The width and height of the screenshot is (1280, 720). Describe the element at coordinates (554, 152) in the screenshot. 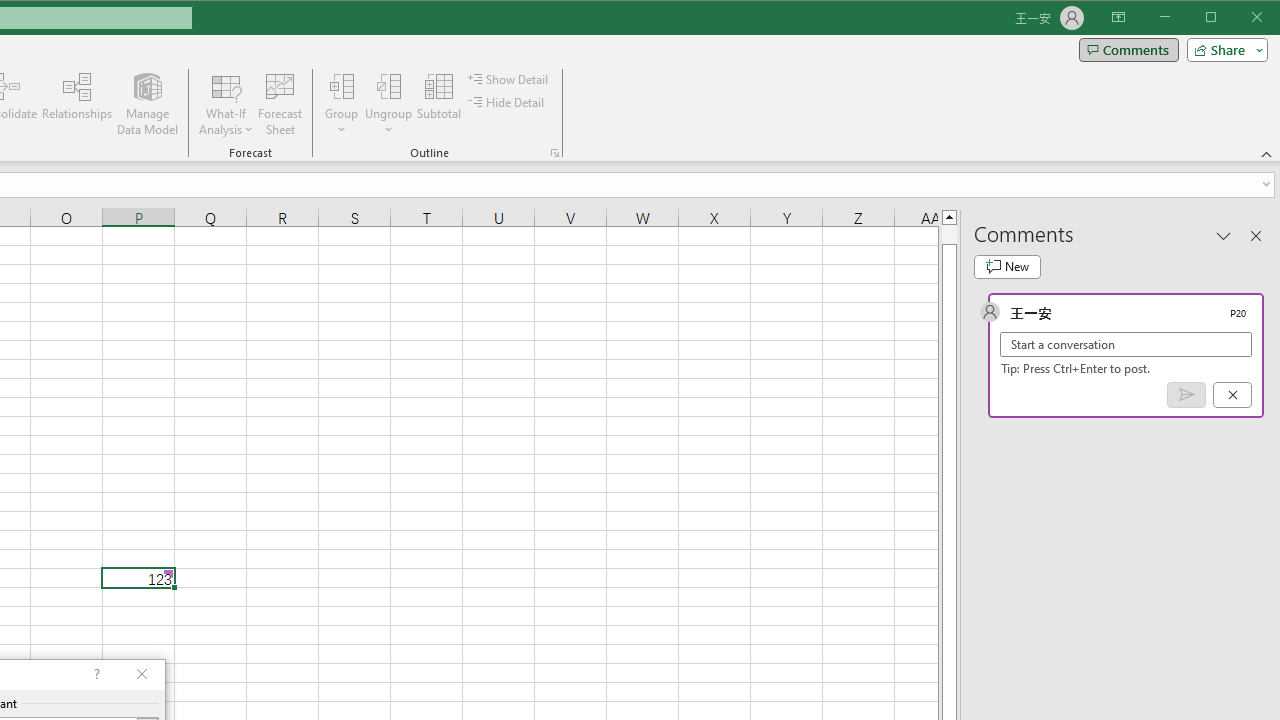

I see `'Group and Outline Settings'` at that location.